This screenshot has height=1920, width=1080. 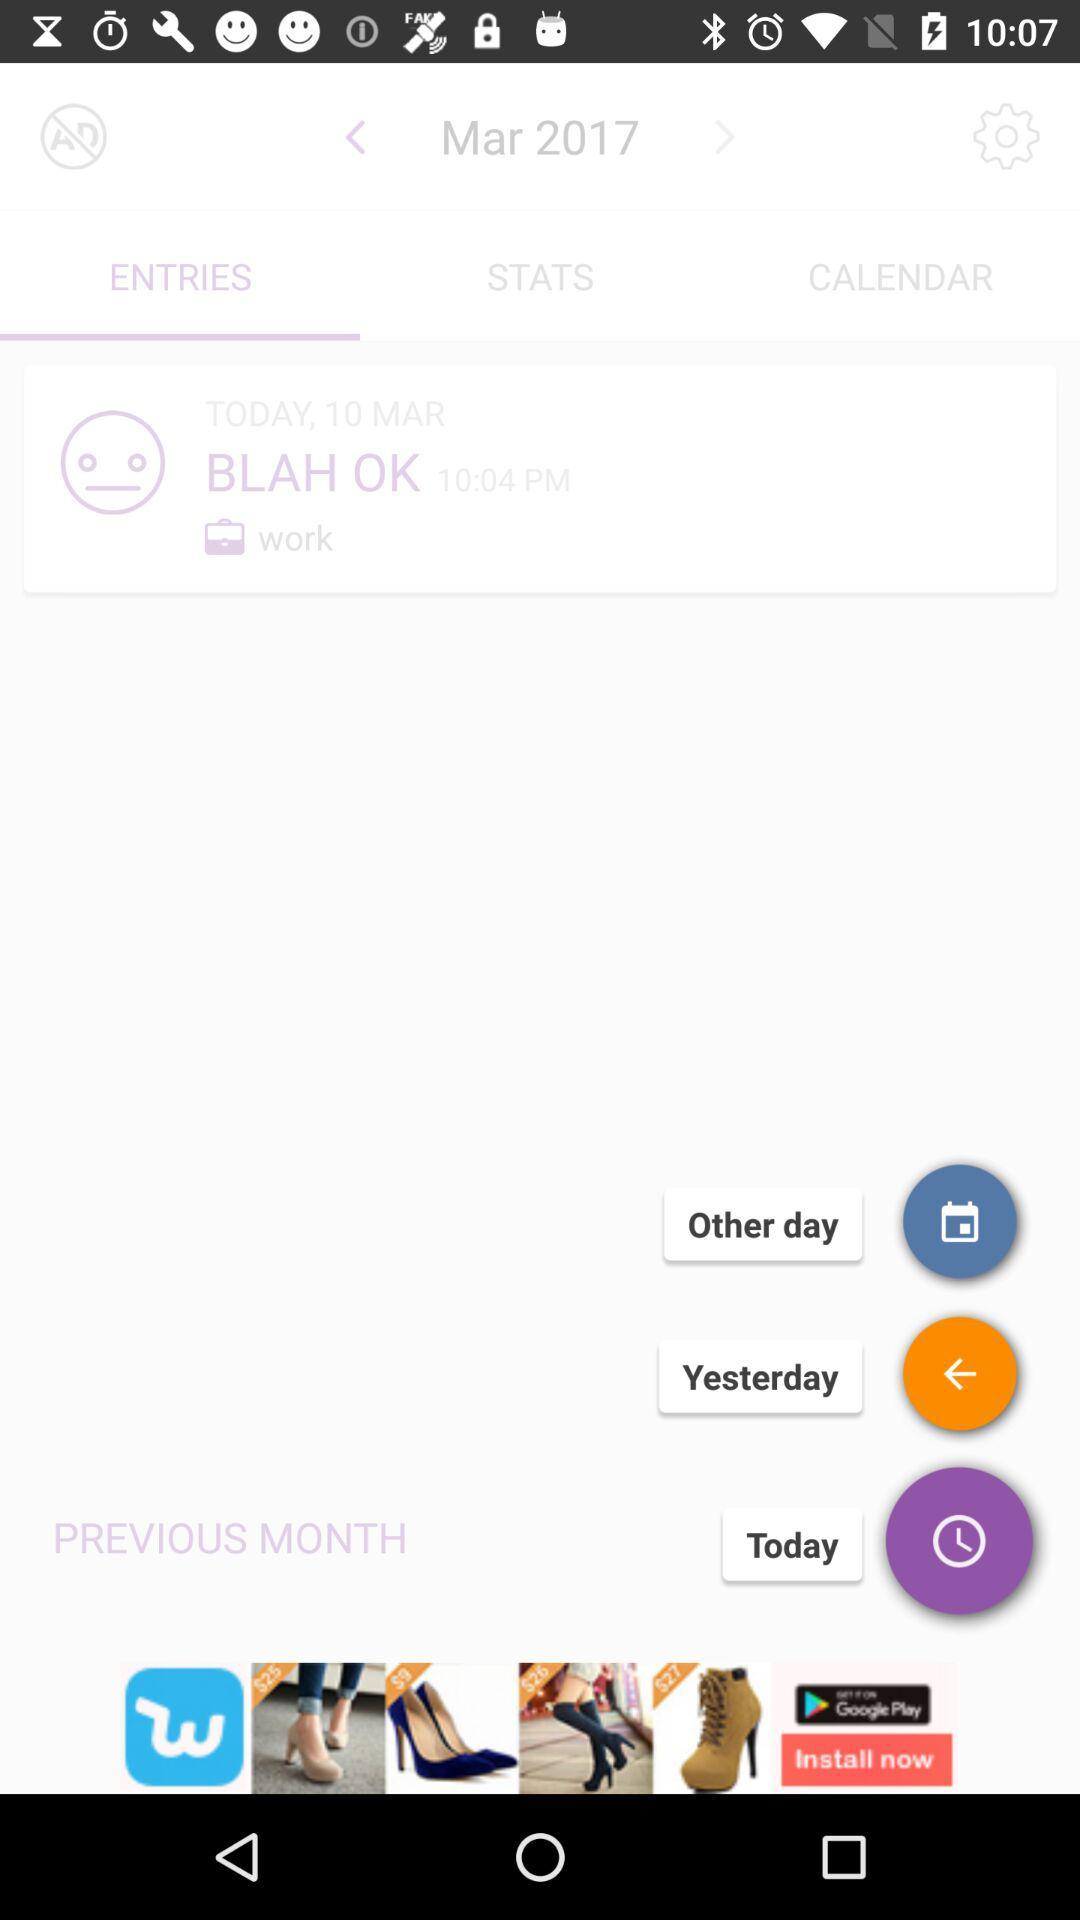 I want to click on settings, so click(x=1006, y=135).